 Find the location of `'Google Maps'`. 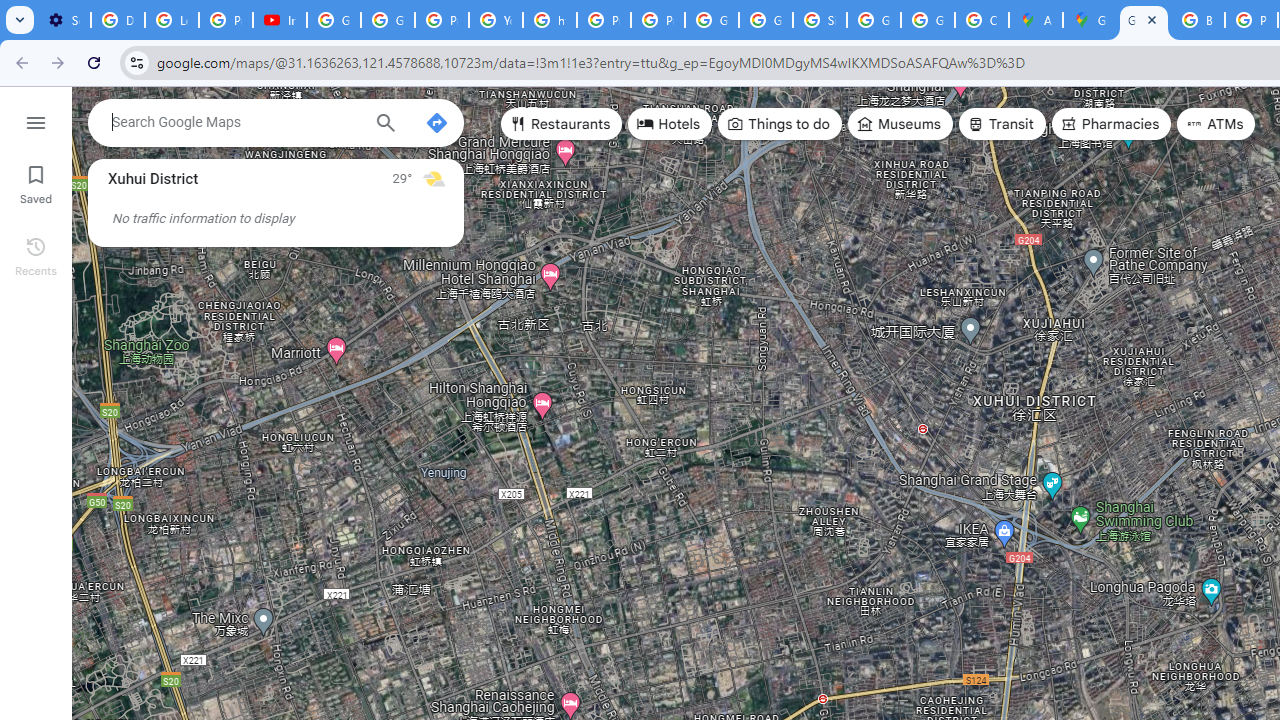

'Google Maps' is located at coordinates (1088, 20).